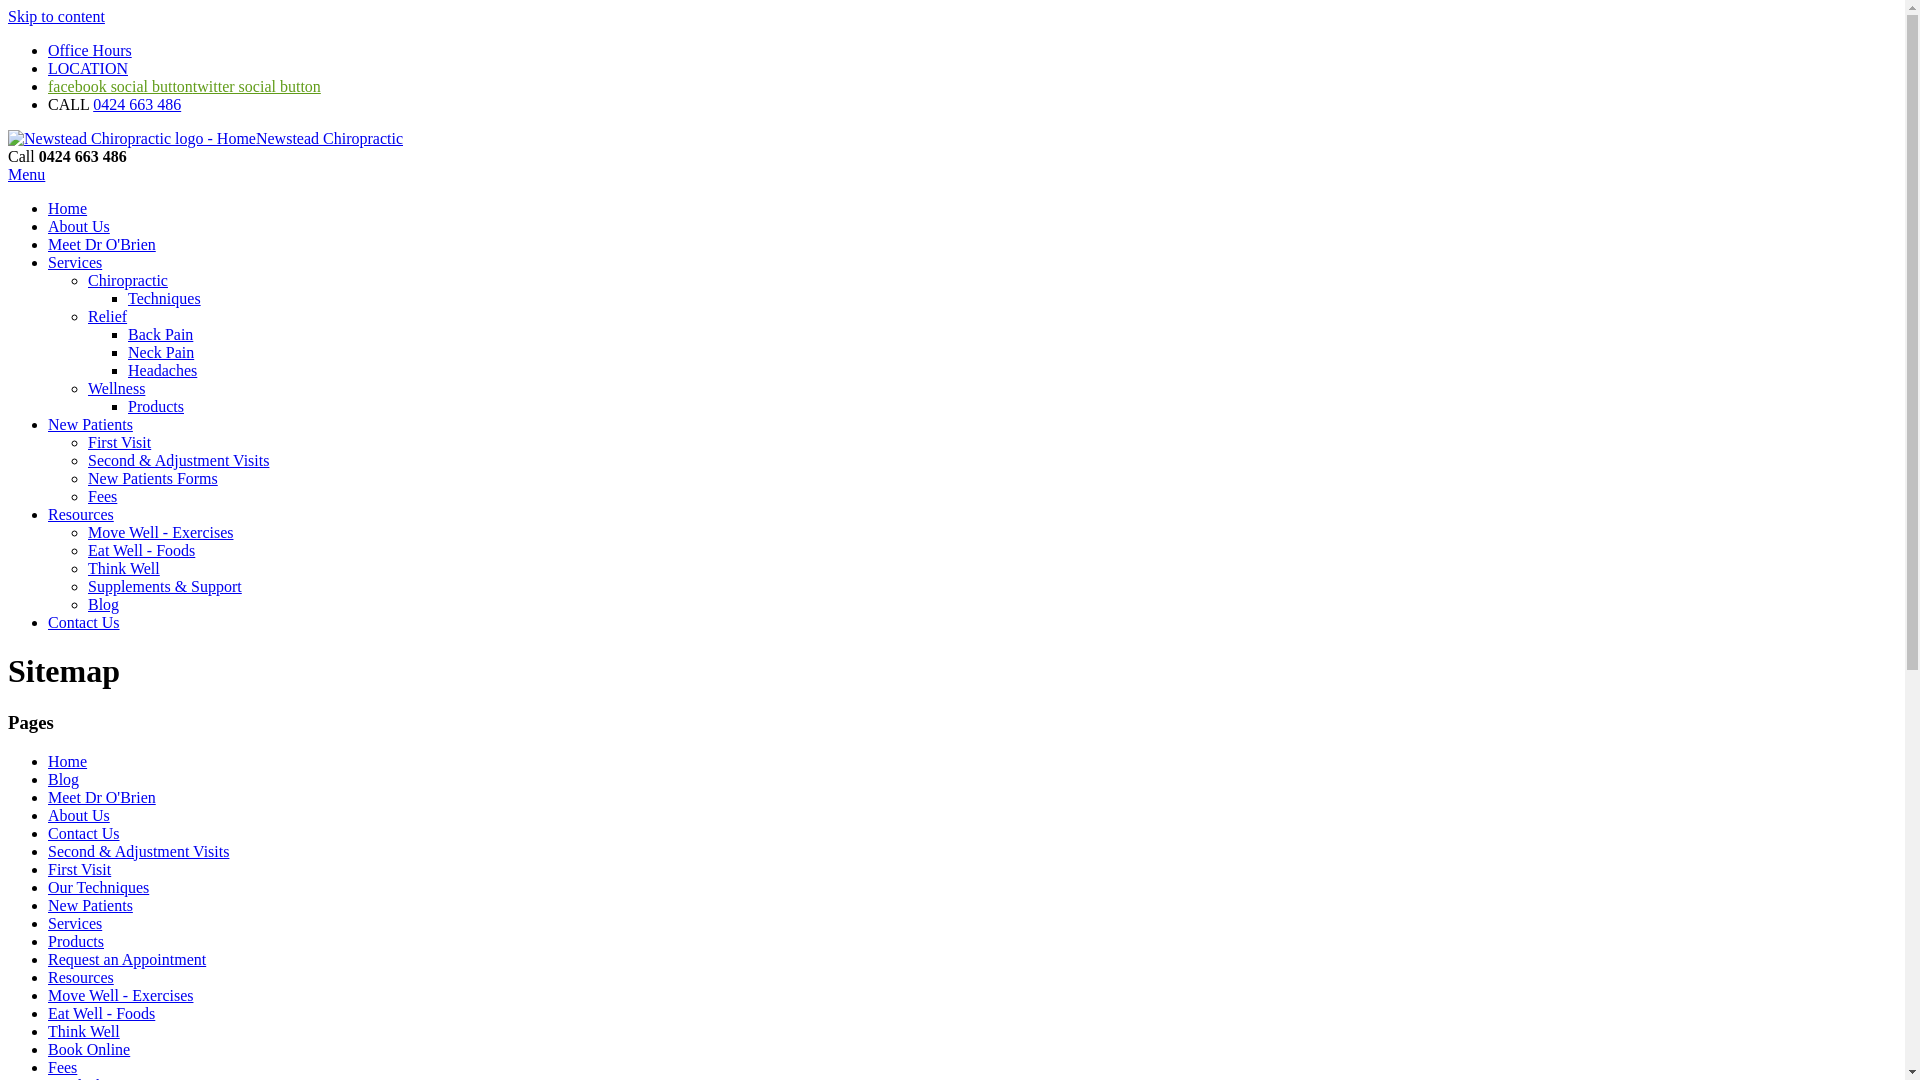 The image size is (1920, 1080). What do you see at coordinates (79, 868) in the screenshot?
I see `'First Visit'` at bounding box center [79, 868].